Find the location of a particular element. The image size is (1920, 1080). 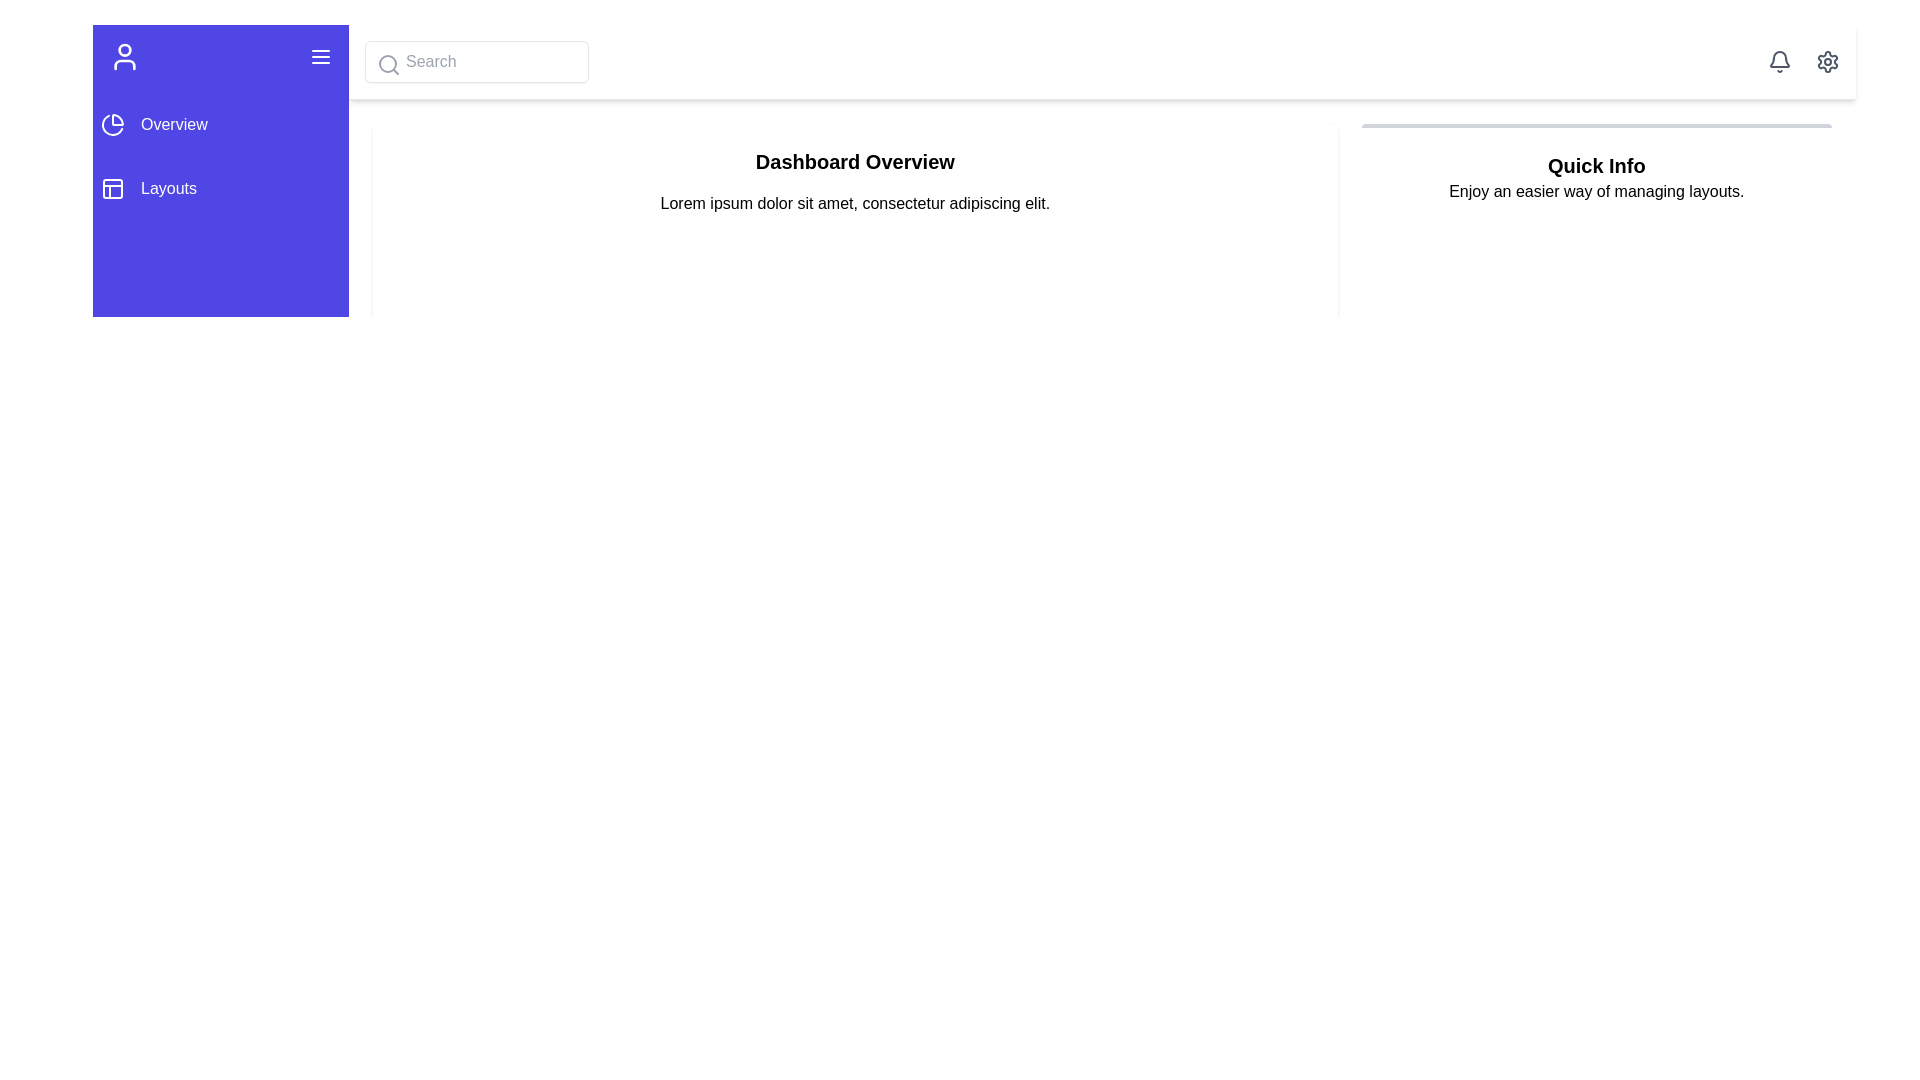

the magnifying glass search icon, which is positioned towards the left edge of the search input field at the top-left section of the interface is located at coordinates (388, 64).